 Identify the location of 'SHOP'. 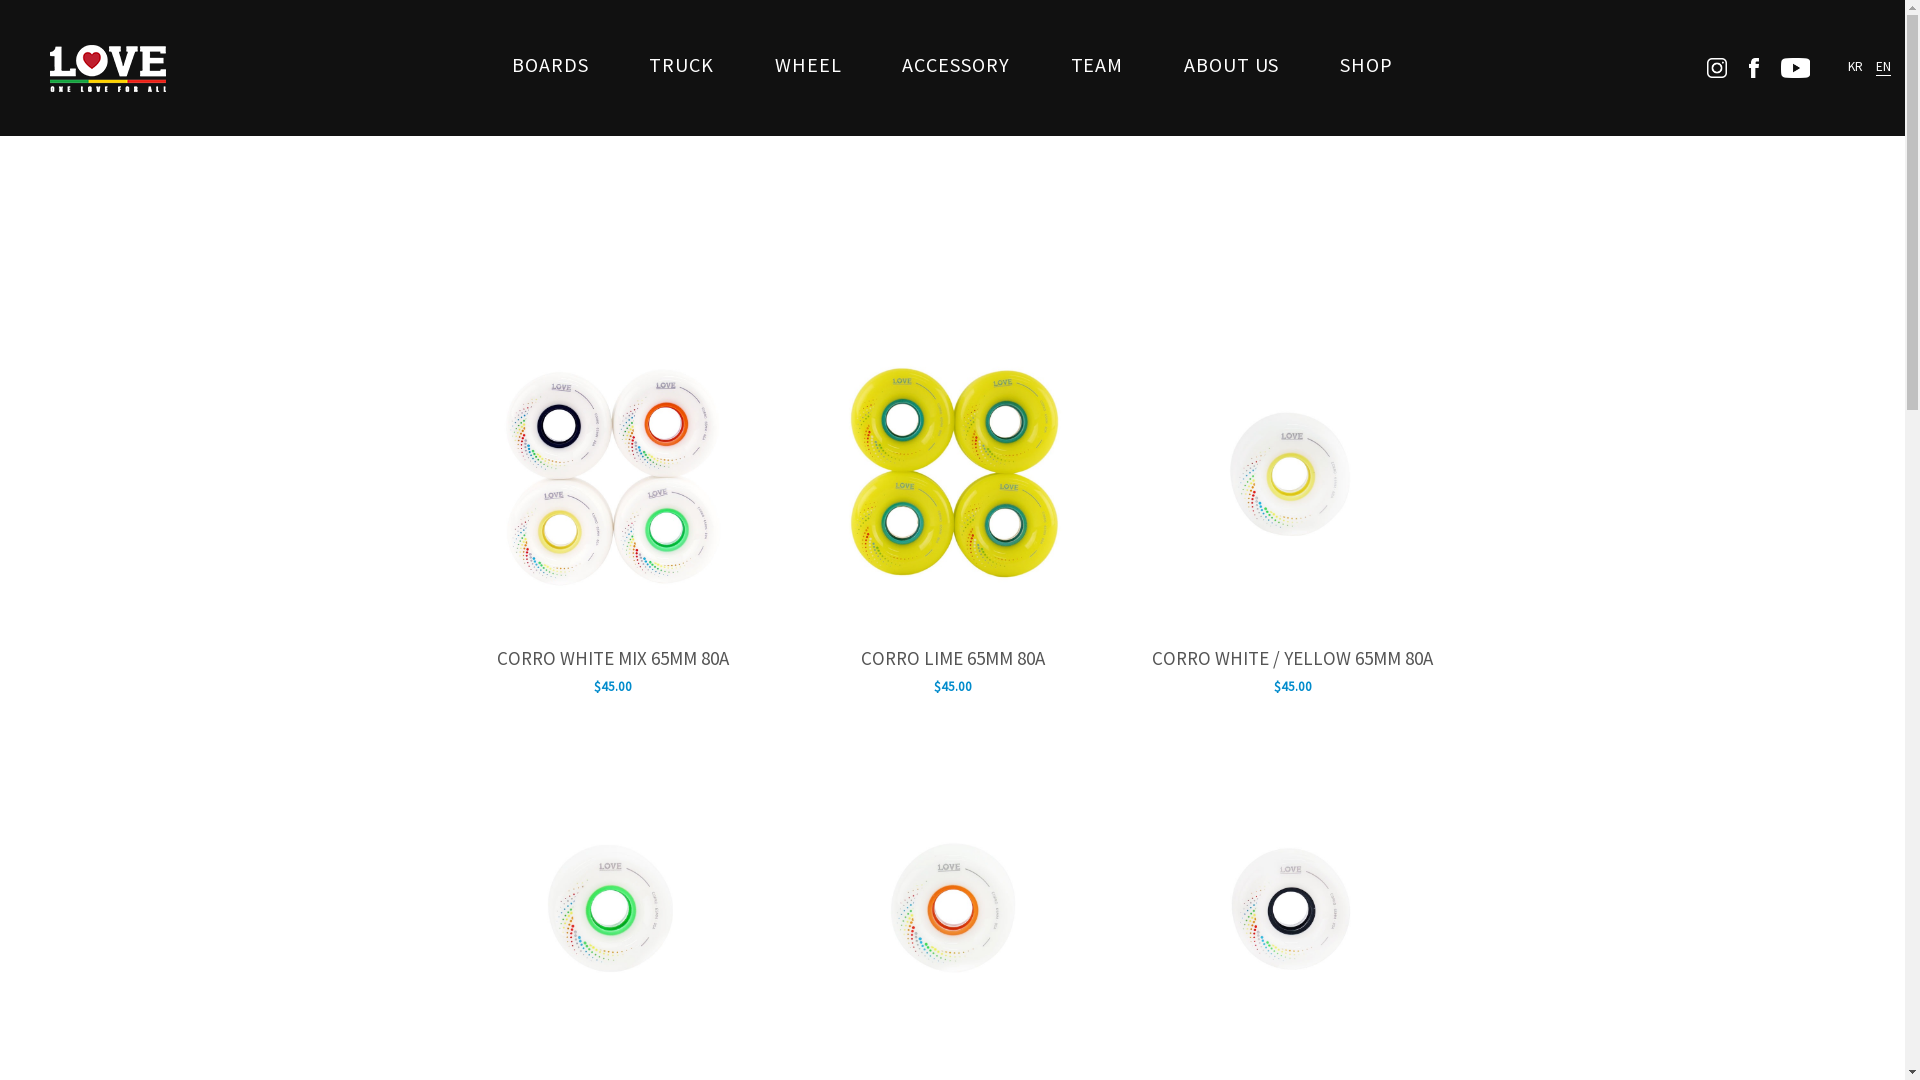
(1365, 65).